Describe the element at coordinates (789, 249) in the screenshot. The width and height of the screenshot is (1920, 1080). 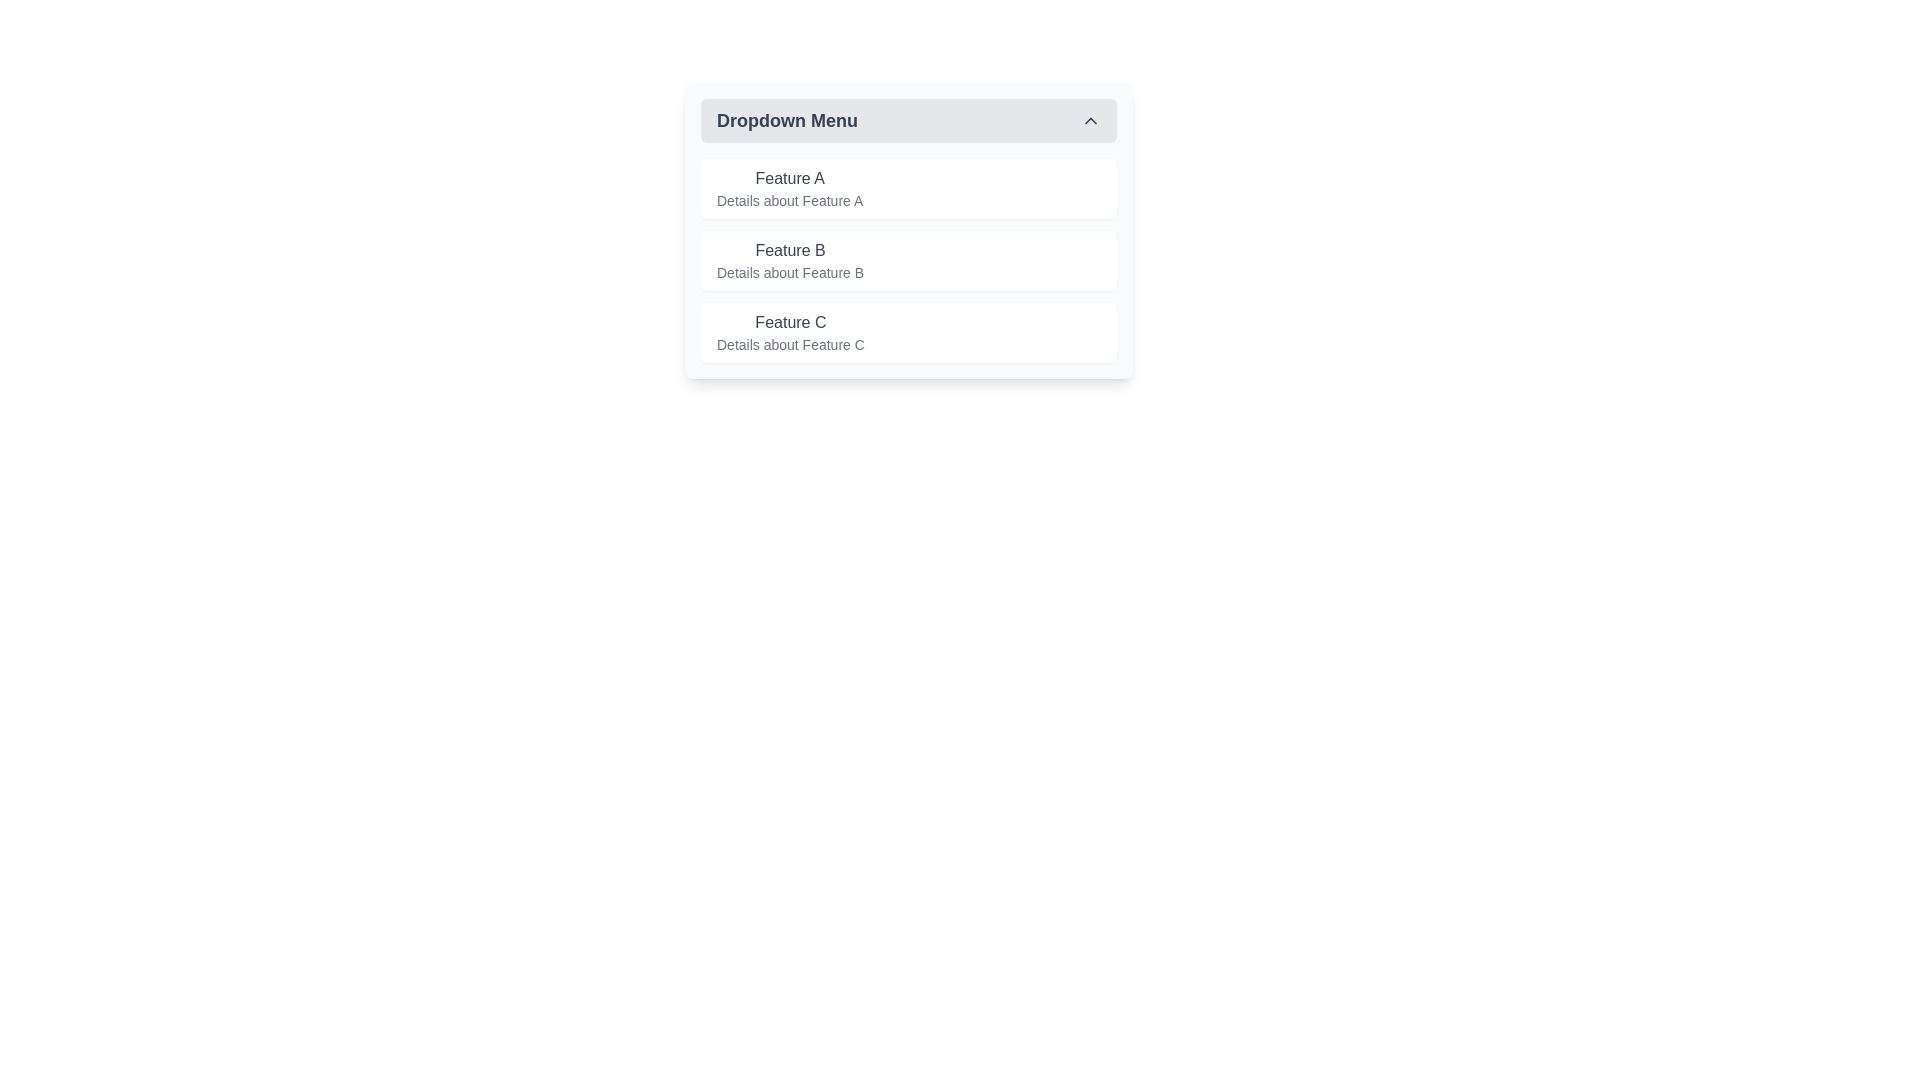
I see `title 'Feature B' from the Text Label or Heading which serves as a title for the corresponding feature in the dropdown menu` at that location.